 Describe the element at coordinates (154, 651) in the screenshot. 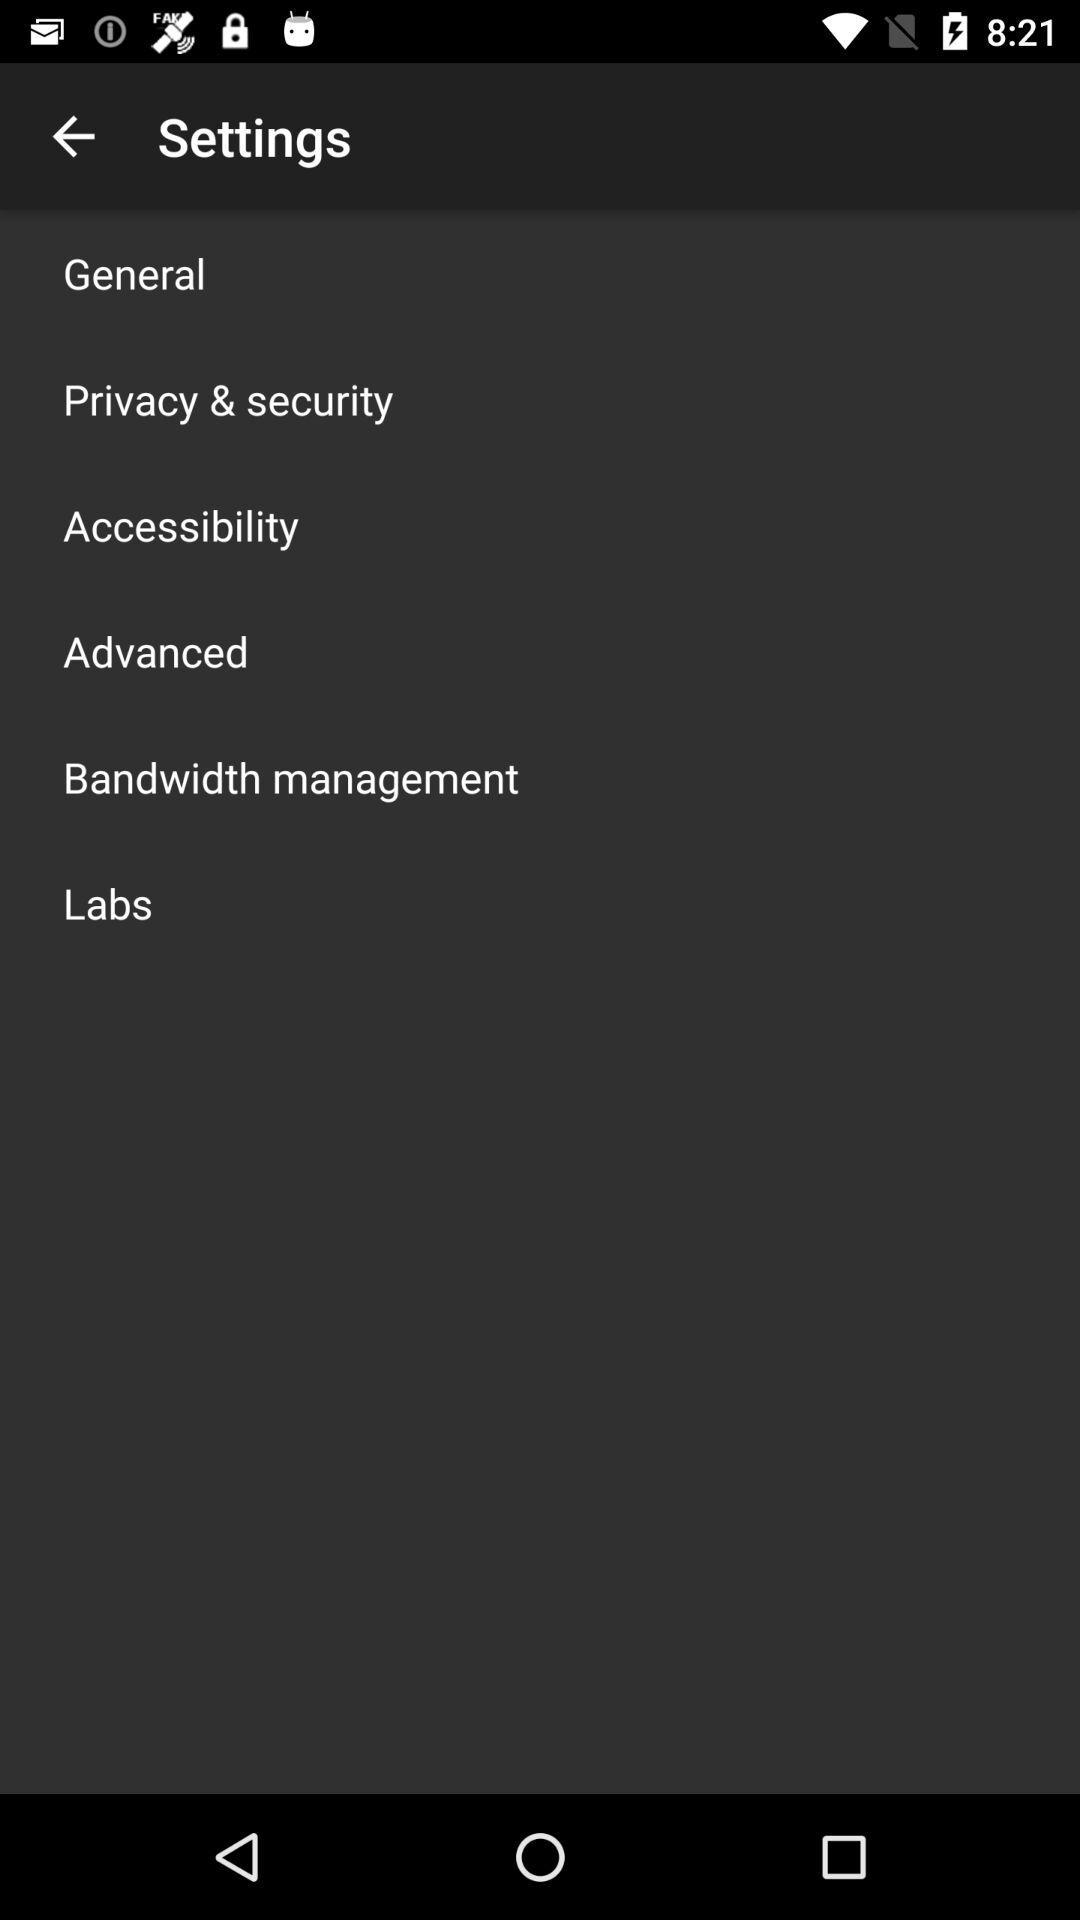

I see `the advanced app` at that location.